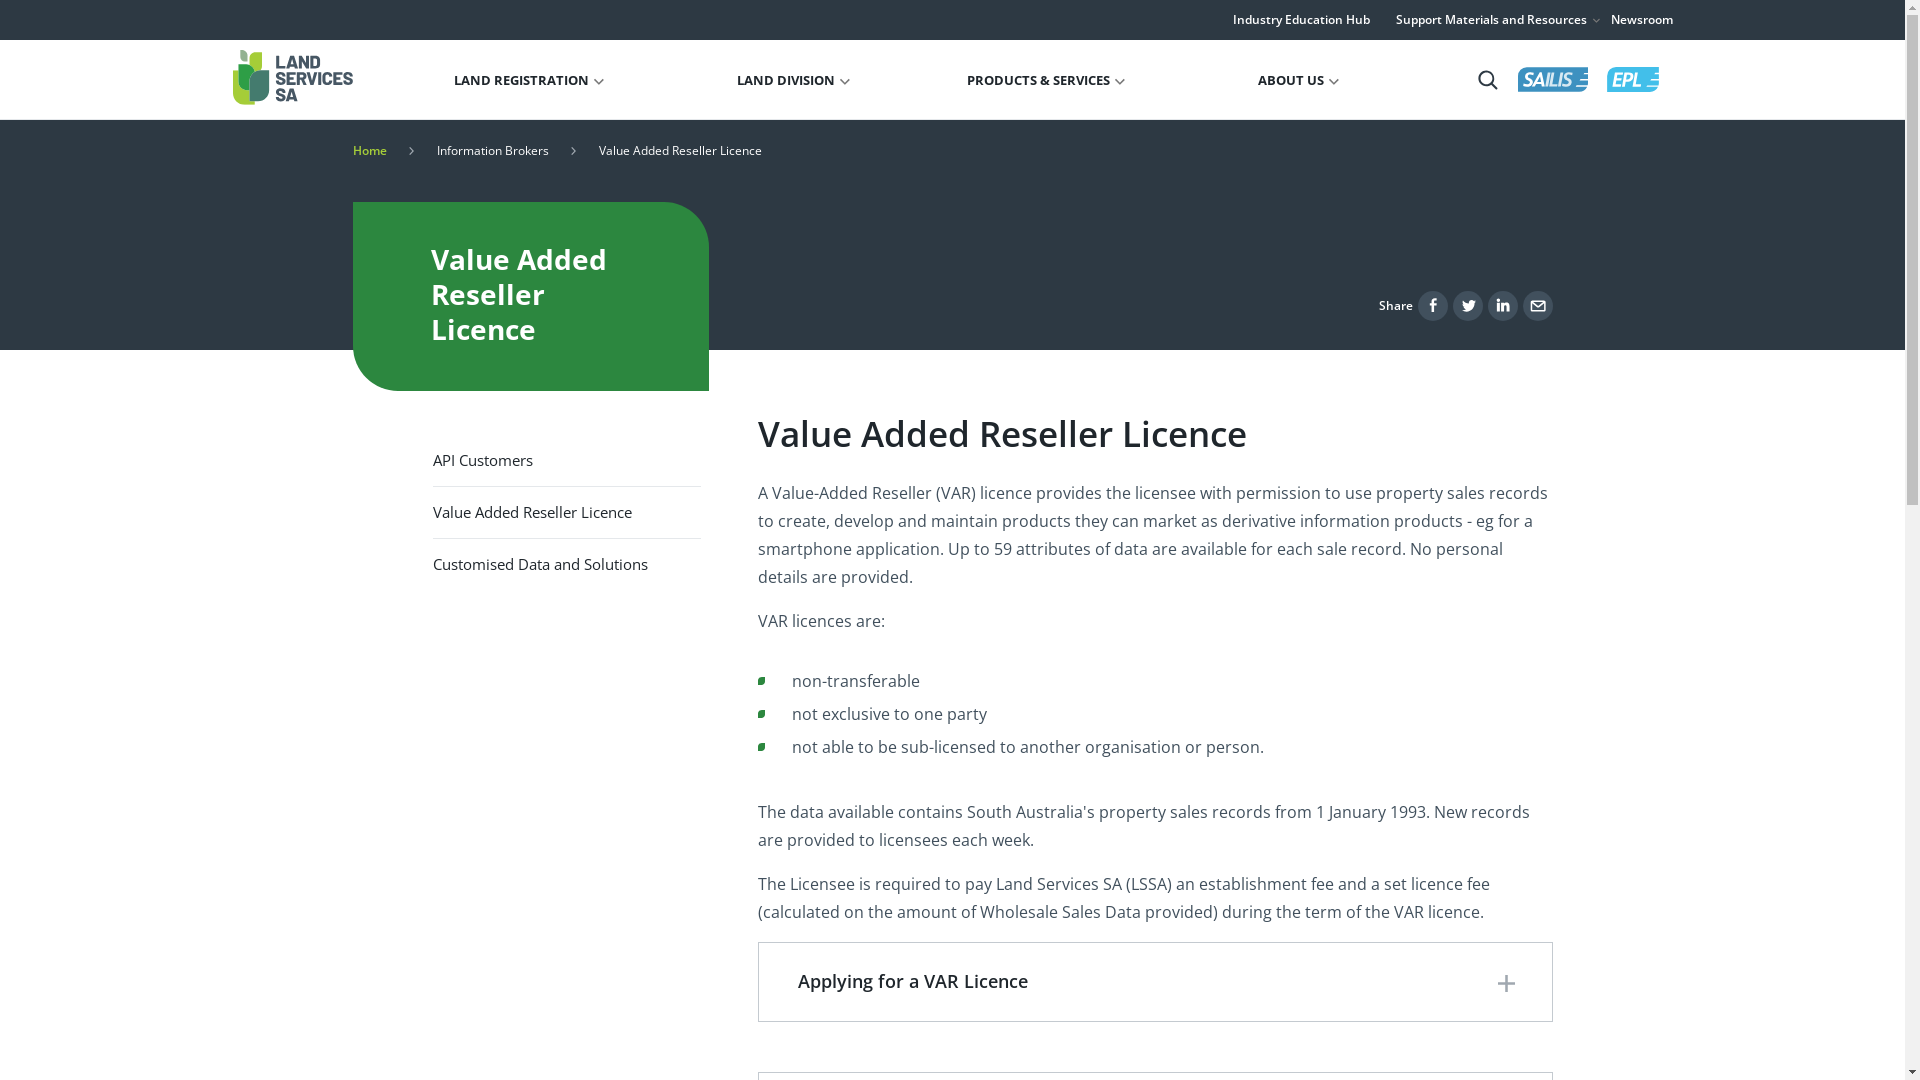 Image resolution: width=1920 pixels, height=1080 pixels. Describe the element at coordinates (435, 149) in the screenshot. I see `'Information Brokers'` at that location.